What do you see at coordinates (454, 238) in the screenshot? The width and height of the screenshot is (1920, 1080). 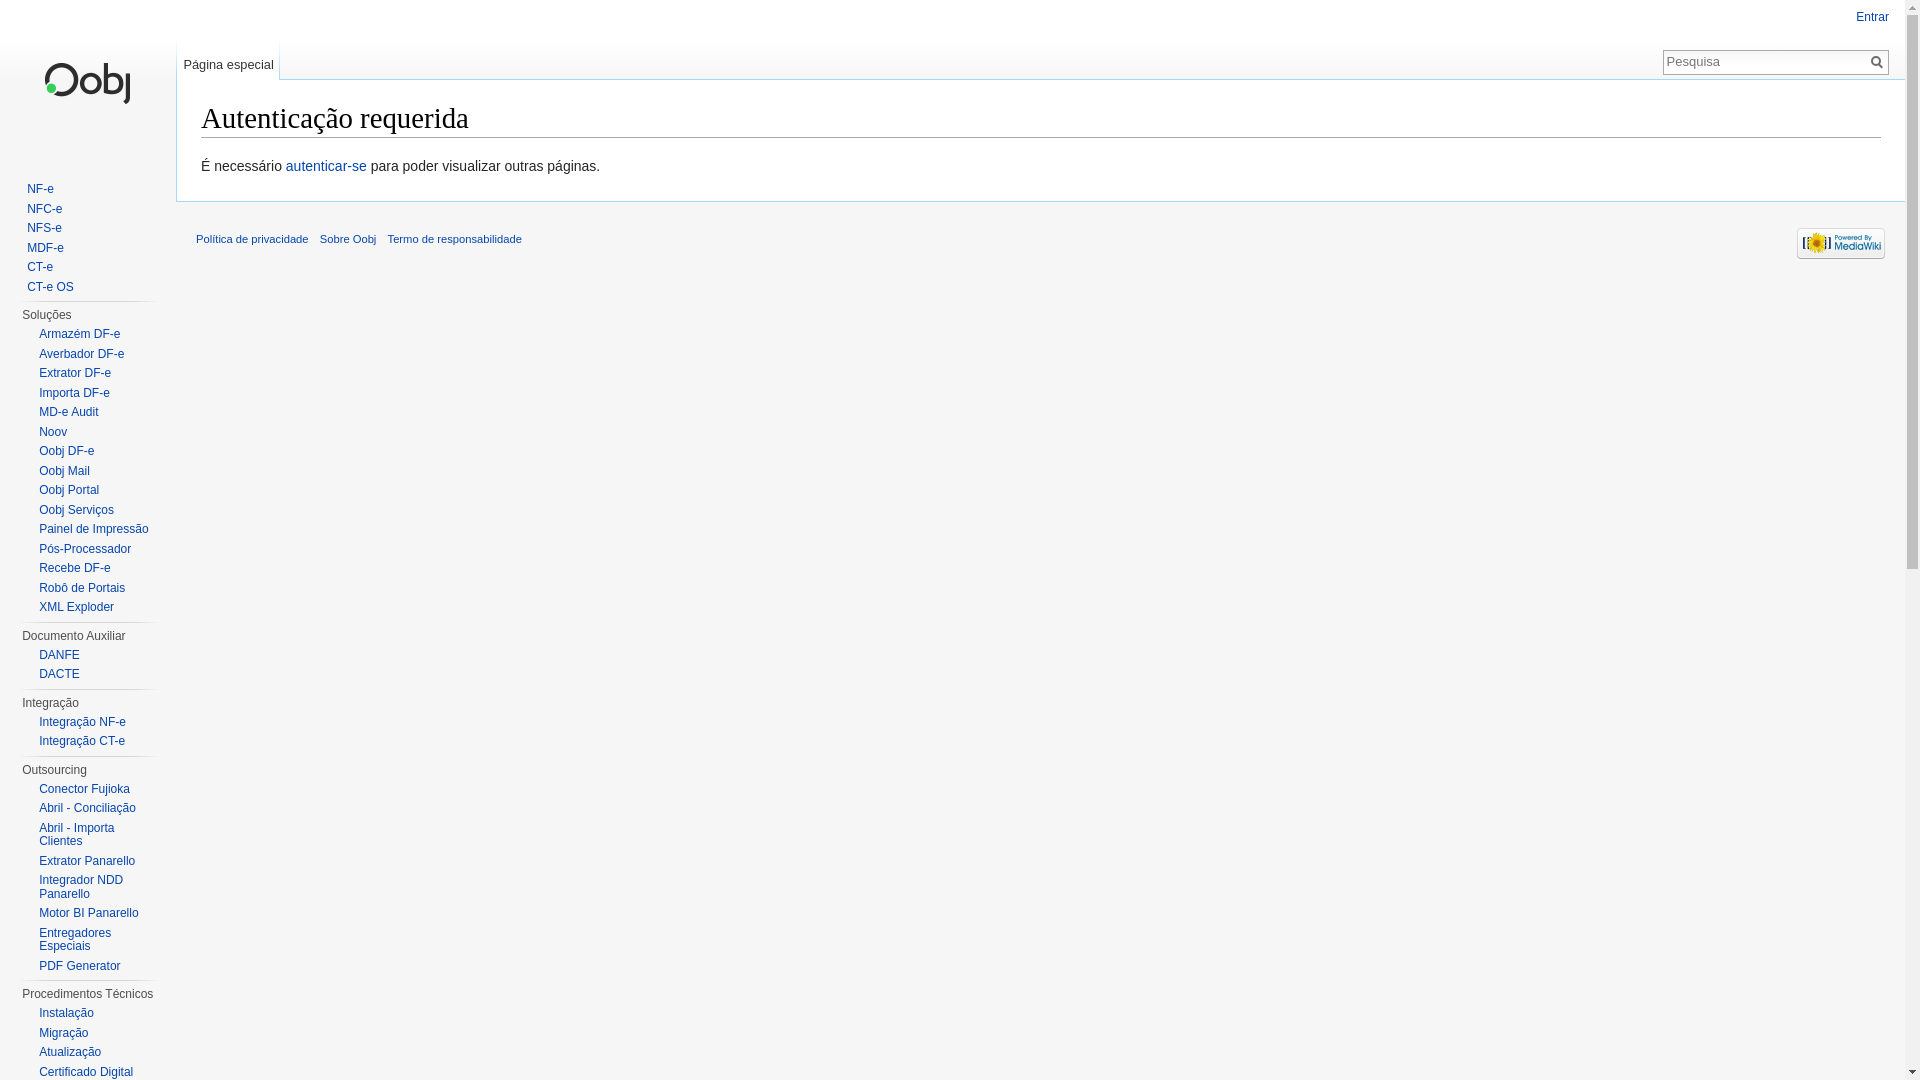 I see `'Termo de responsabilidade'` at bounding box center [454, 238].